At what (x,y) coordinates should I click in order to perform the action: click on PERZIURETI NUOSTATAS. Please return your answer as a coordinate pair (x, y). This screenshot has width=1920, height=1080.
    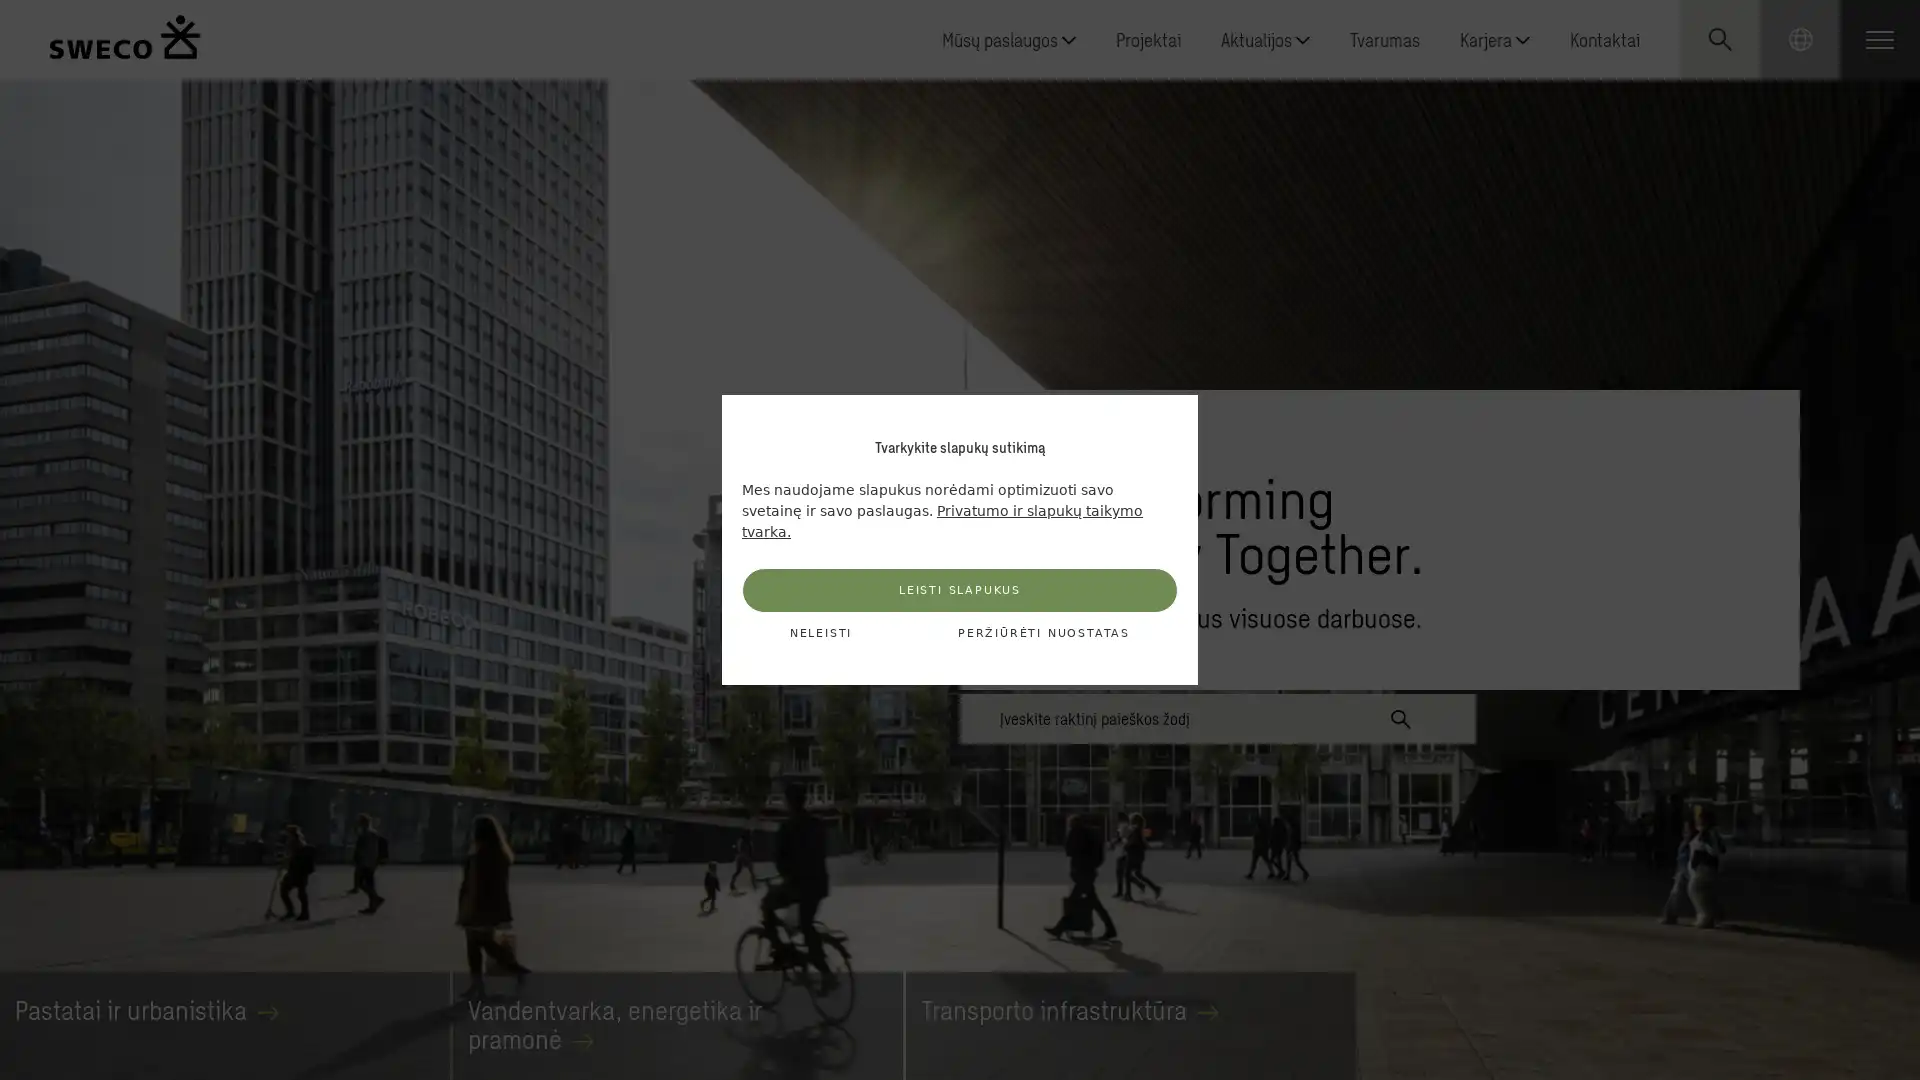
    Looking at the image, I should click on (1042, 633).